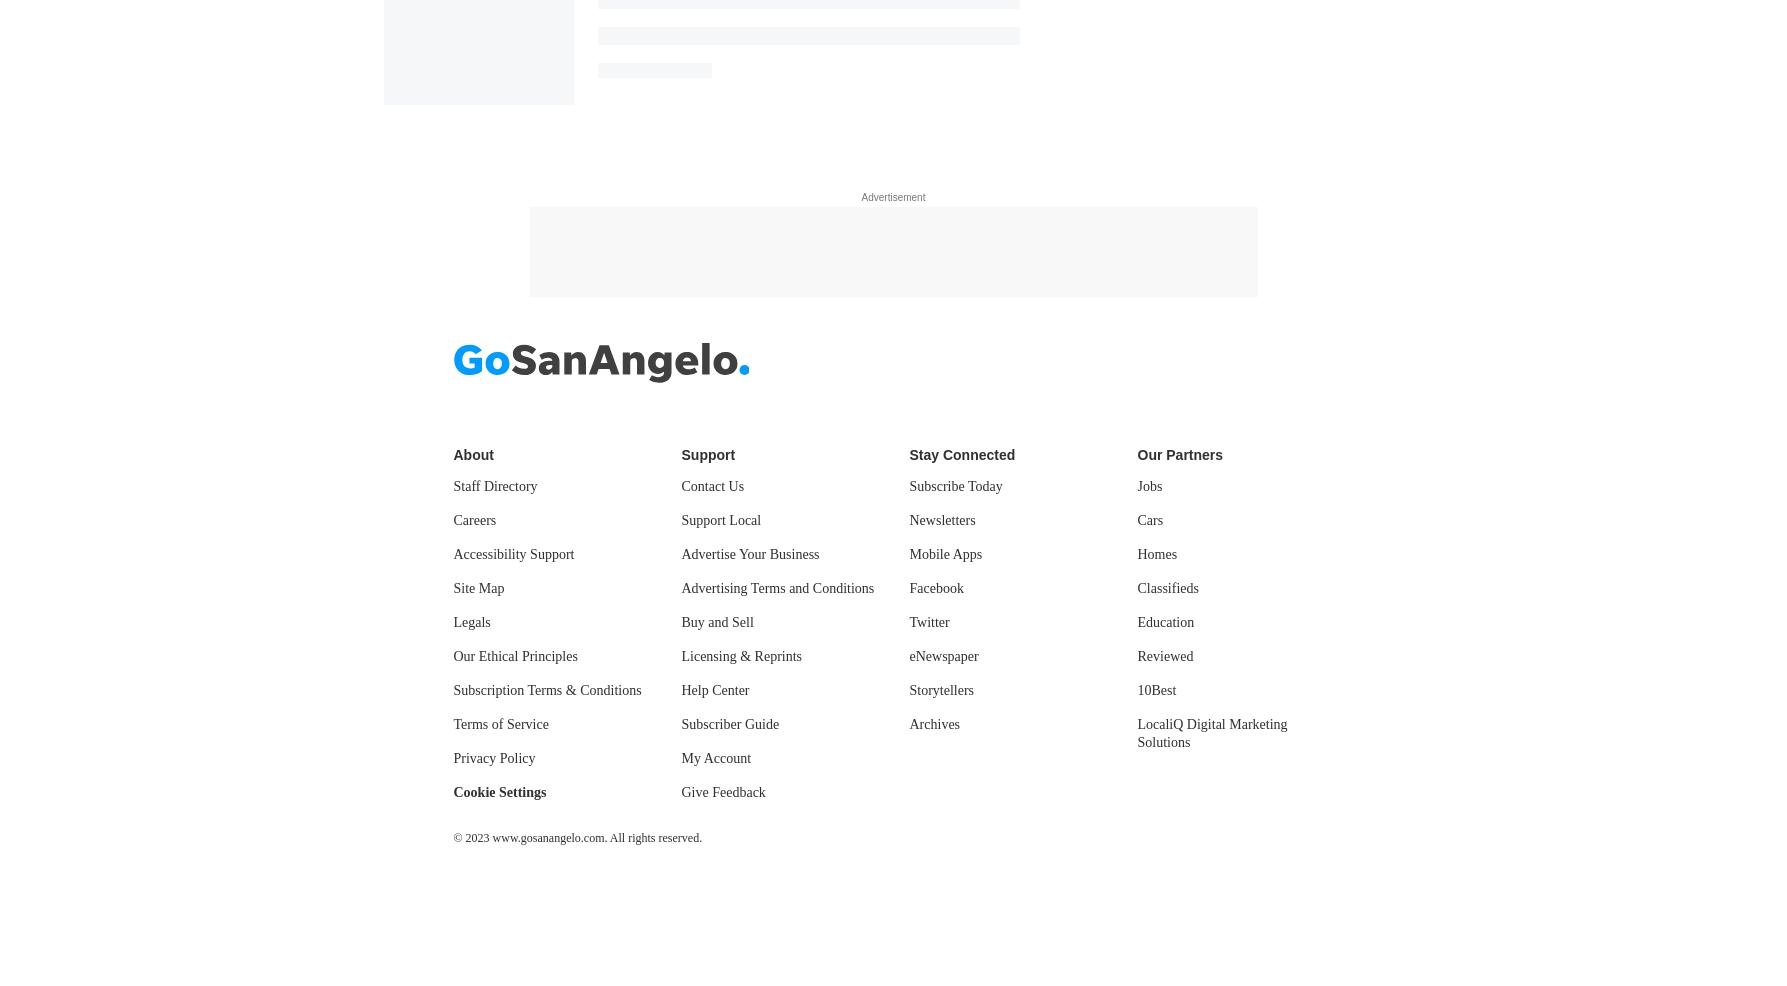 The height and width of the screenshot is (986, 1787). Describe the element at coordinates (954, 485) in the screenshot. I see `'Subscribe Today'` at that location.